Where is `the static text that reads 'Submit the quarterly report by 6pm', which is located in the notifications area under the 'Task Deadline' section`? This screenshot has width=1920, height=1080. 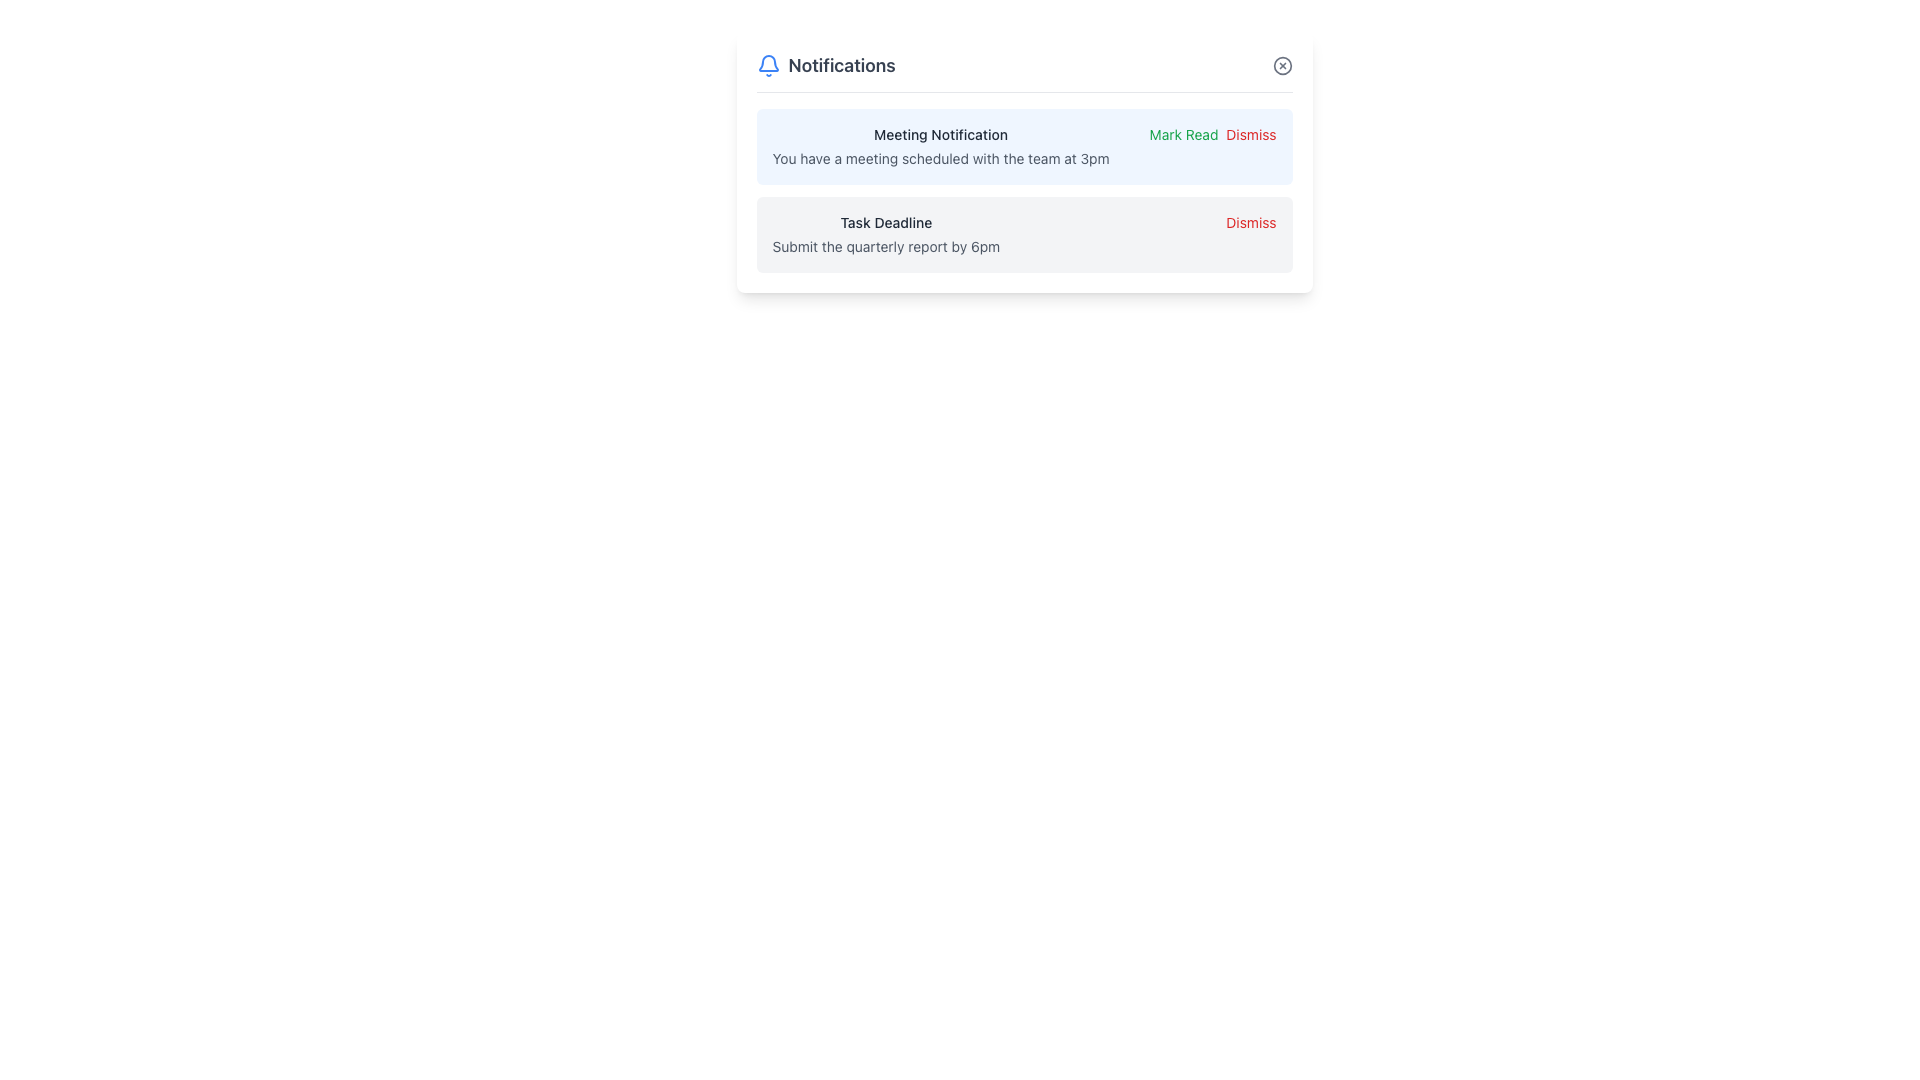
the static text that reads 'Submit the quarterly report by 6pm', which is located in the notifications area under the 'Task Deadline' section is located at coordinates (885, 245).